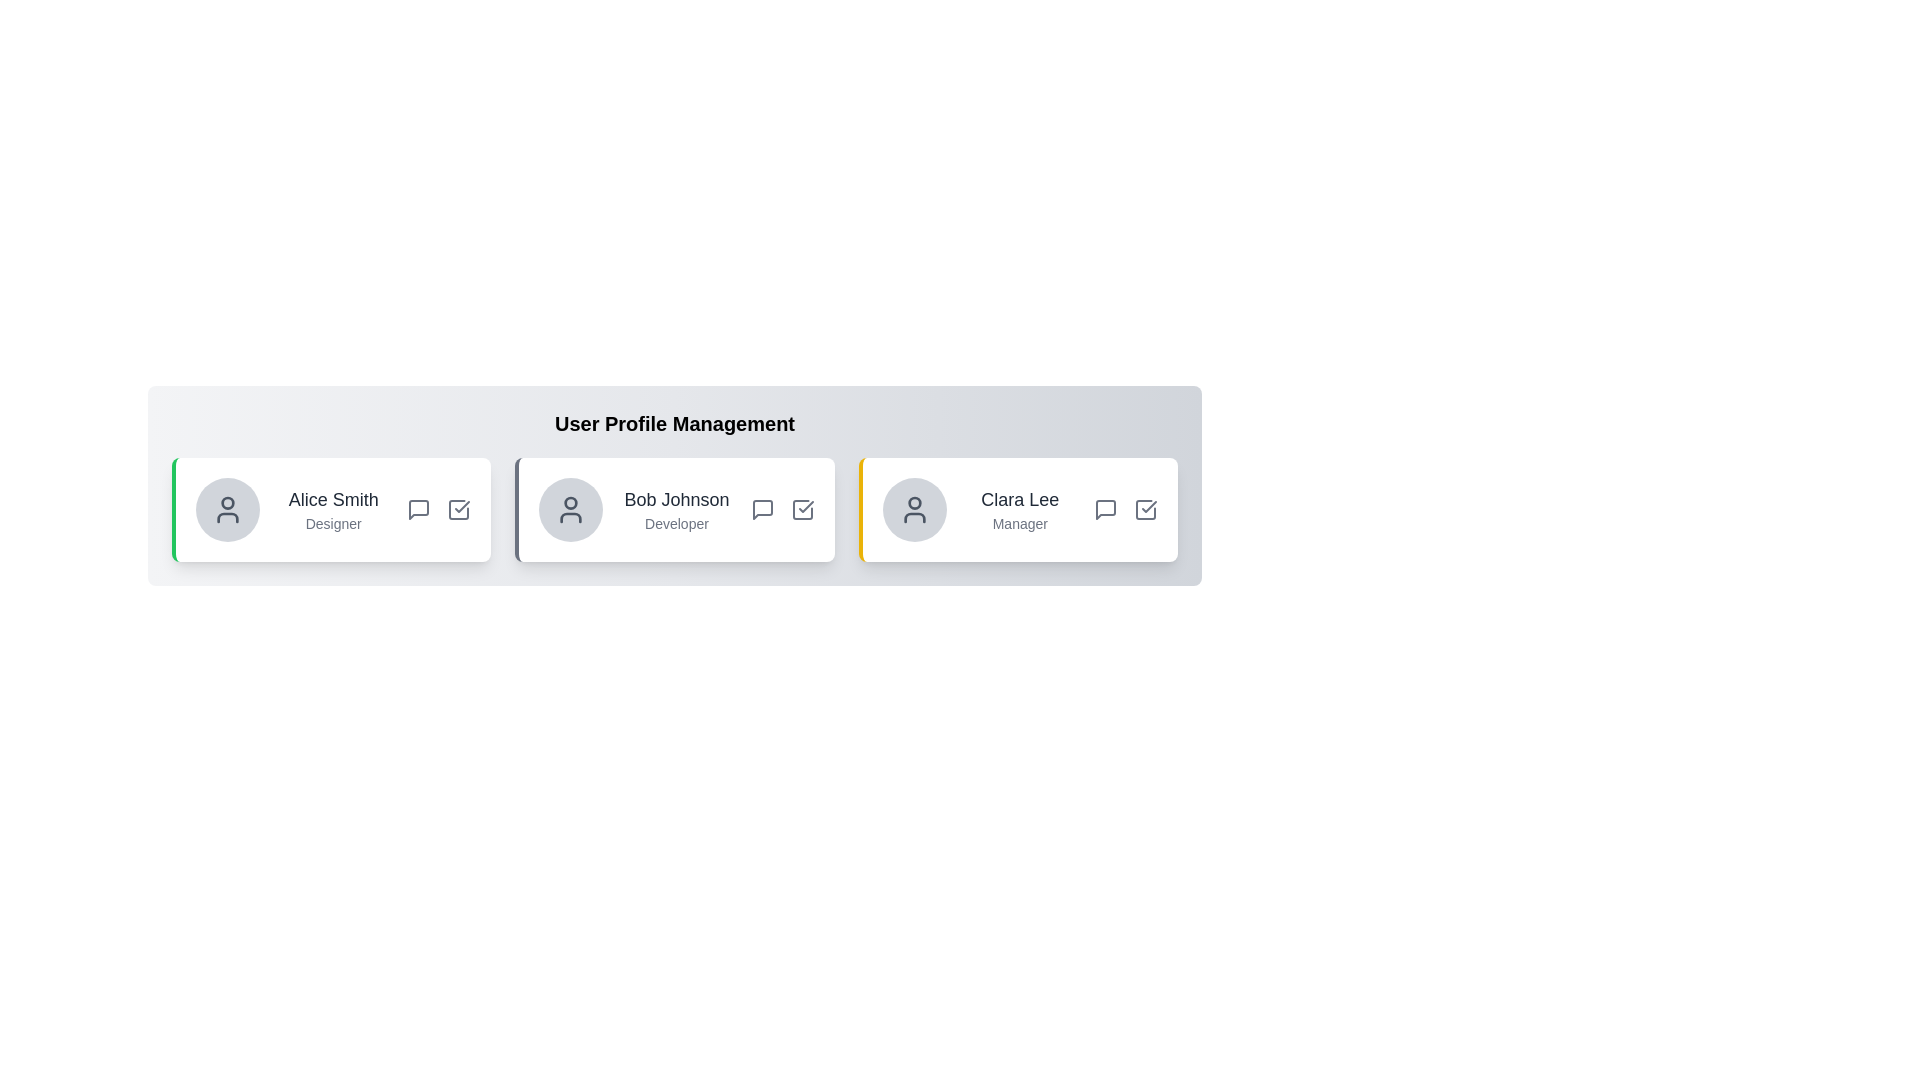 The height and width of the screenshot is (1080, 1920). Describe the element at coordinates (676, 523) in the screenshot. I see `the text label displaying 'Developer', which is positioned below the name 'Bob Johnson' and above other UI controls in the profile card` at that location.